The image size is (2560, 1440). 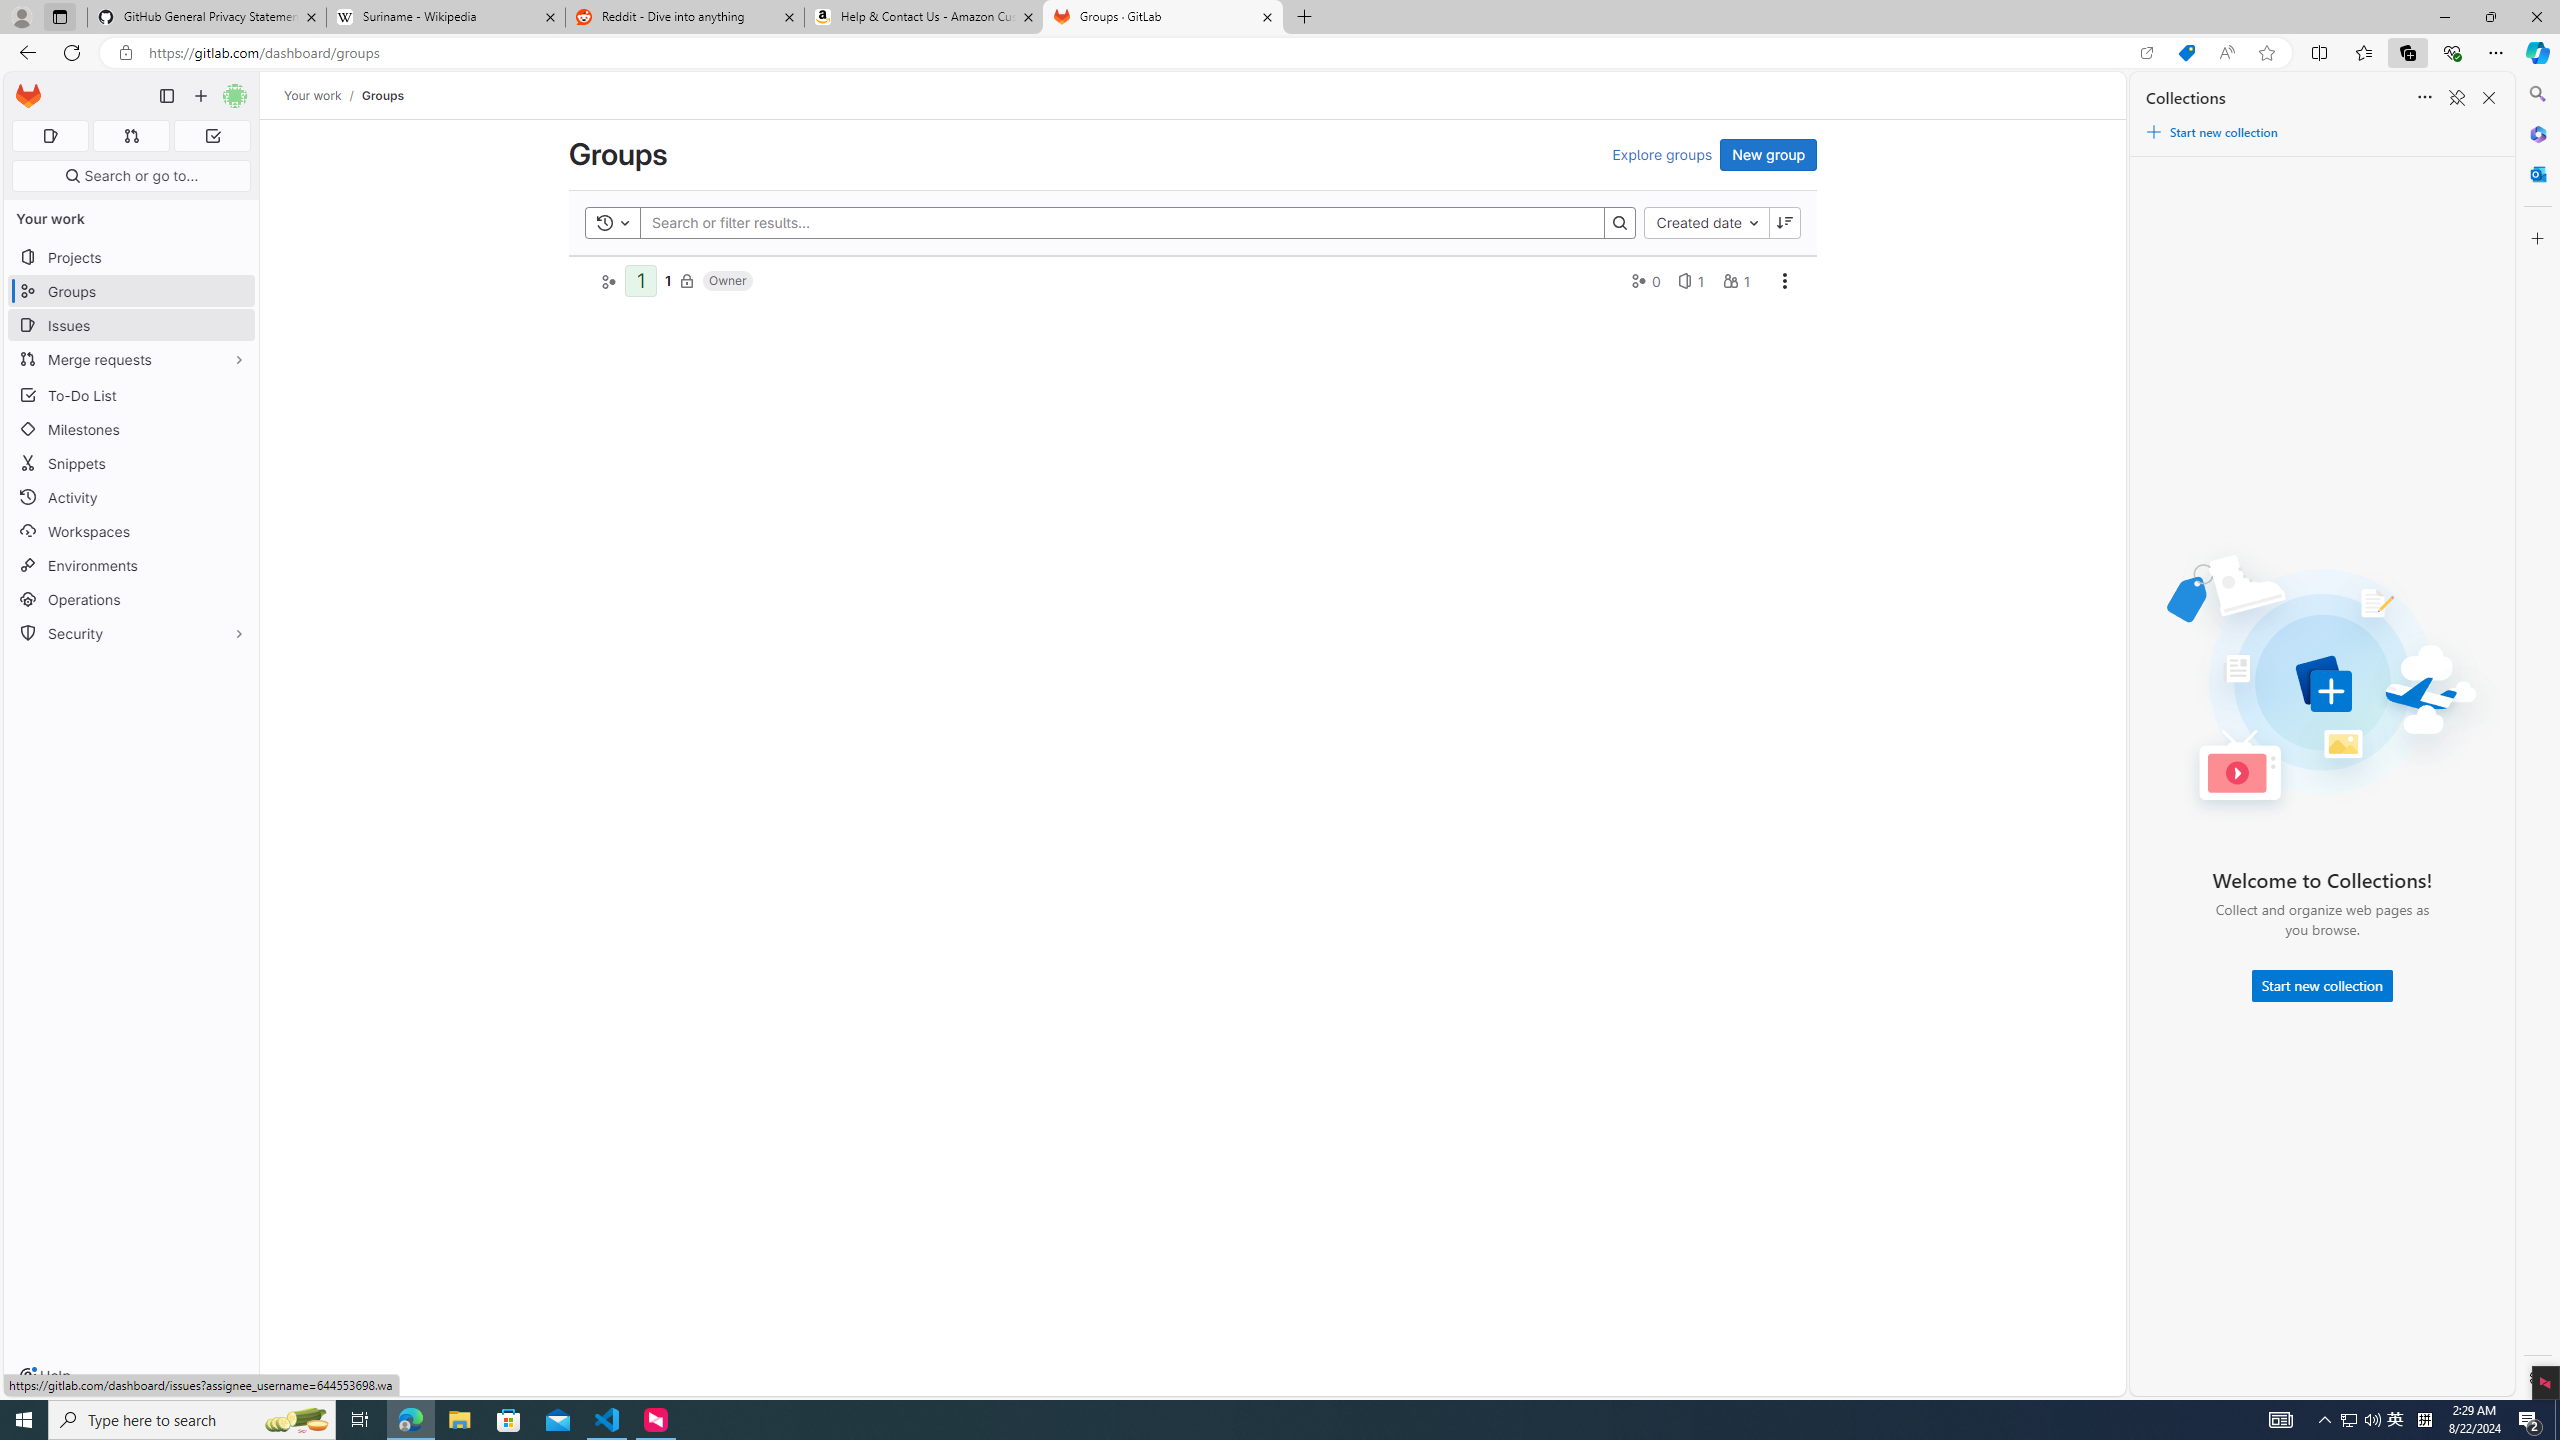 What do you see at coordinates (612, 222) in the screenshot?
I see `'Toggle history'` at bounding box center [612, 222].